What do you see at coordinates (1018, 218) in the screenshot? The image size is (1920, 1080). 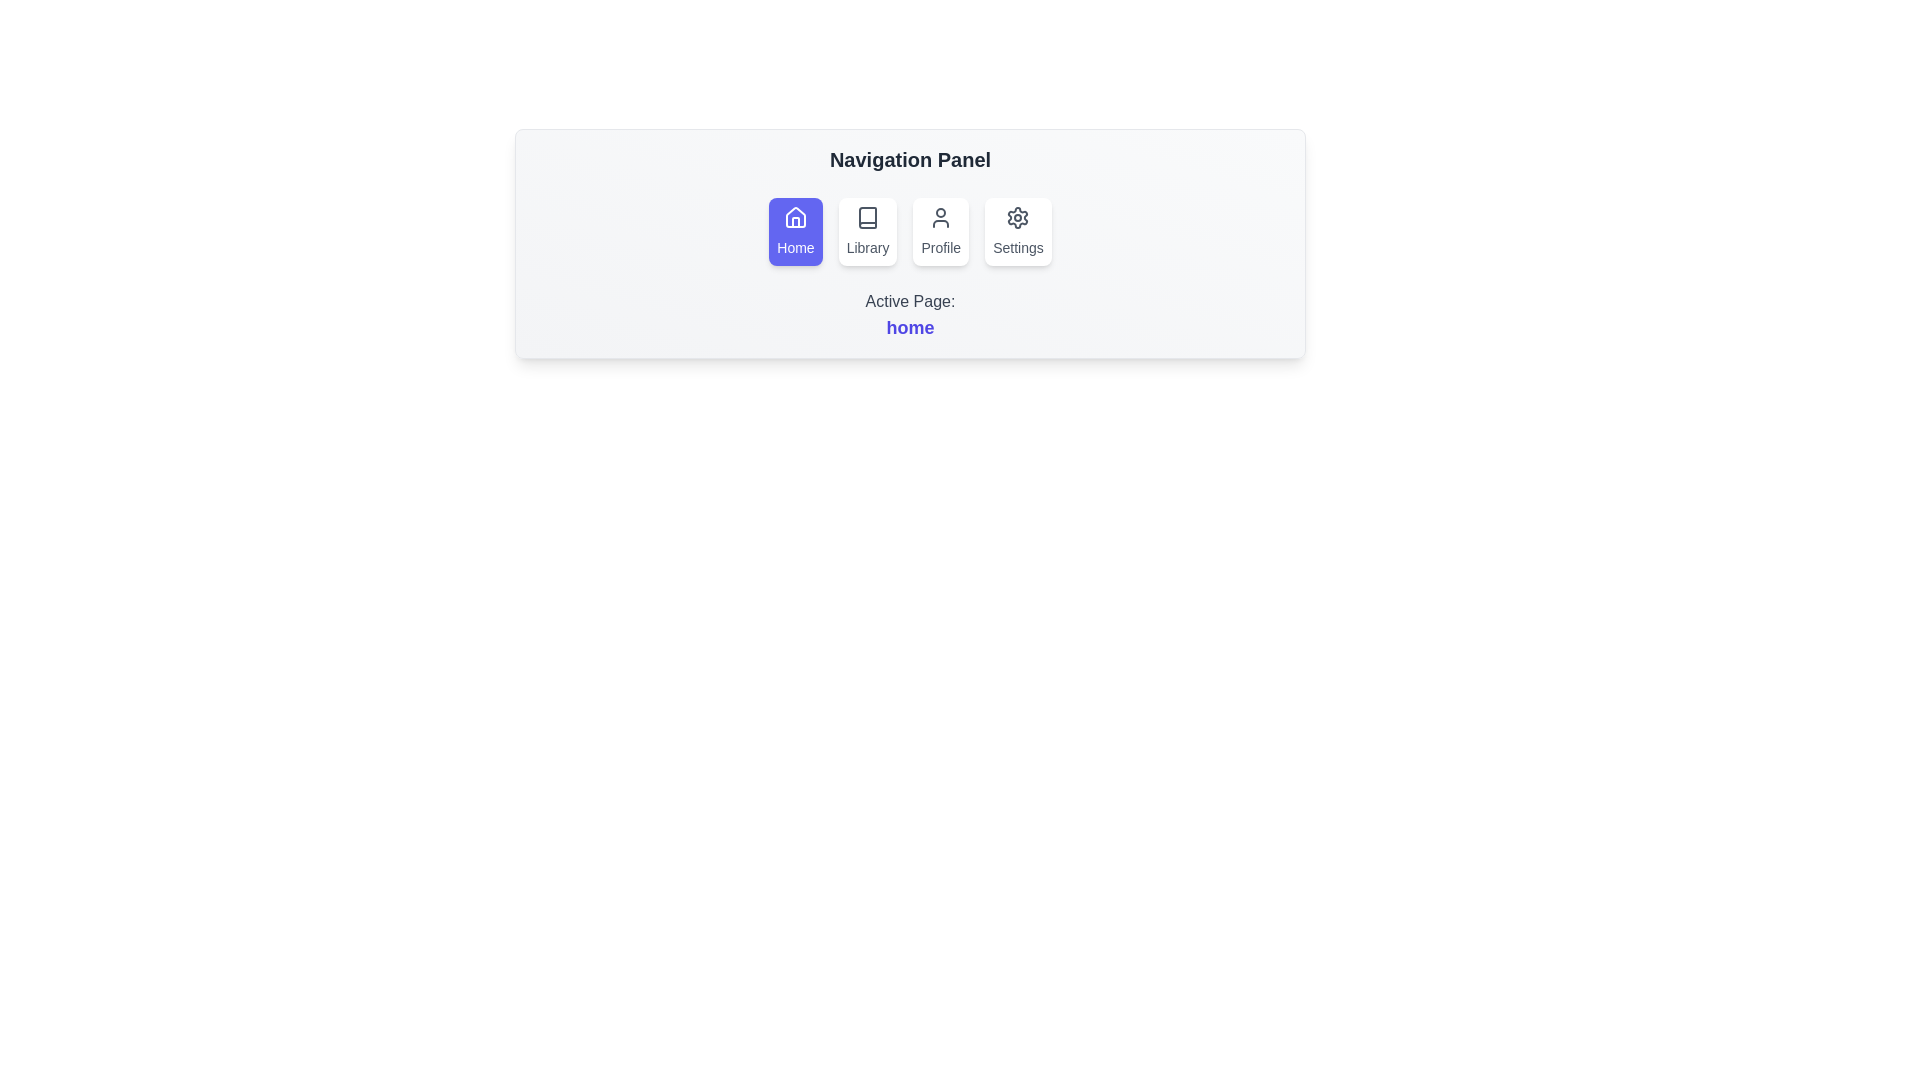 I see `the 'Settings' icon, which is the fourth button in the navigation panel` at bounding box center [1018, 218].